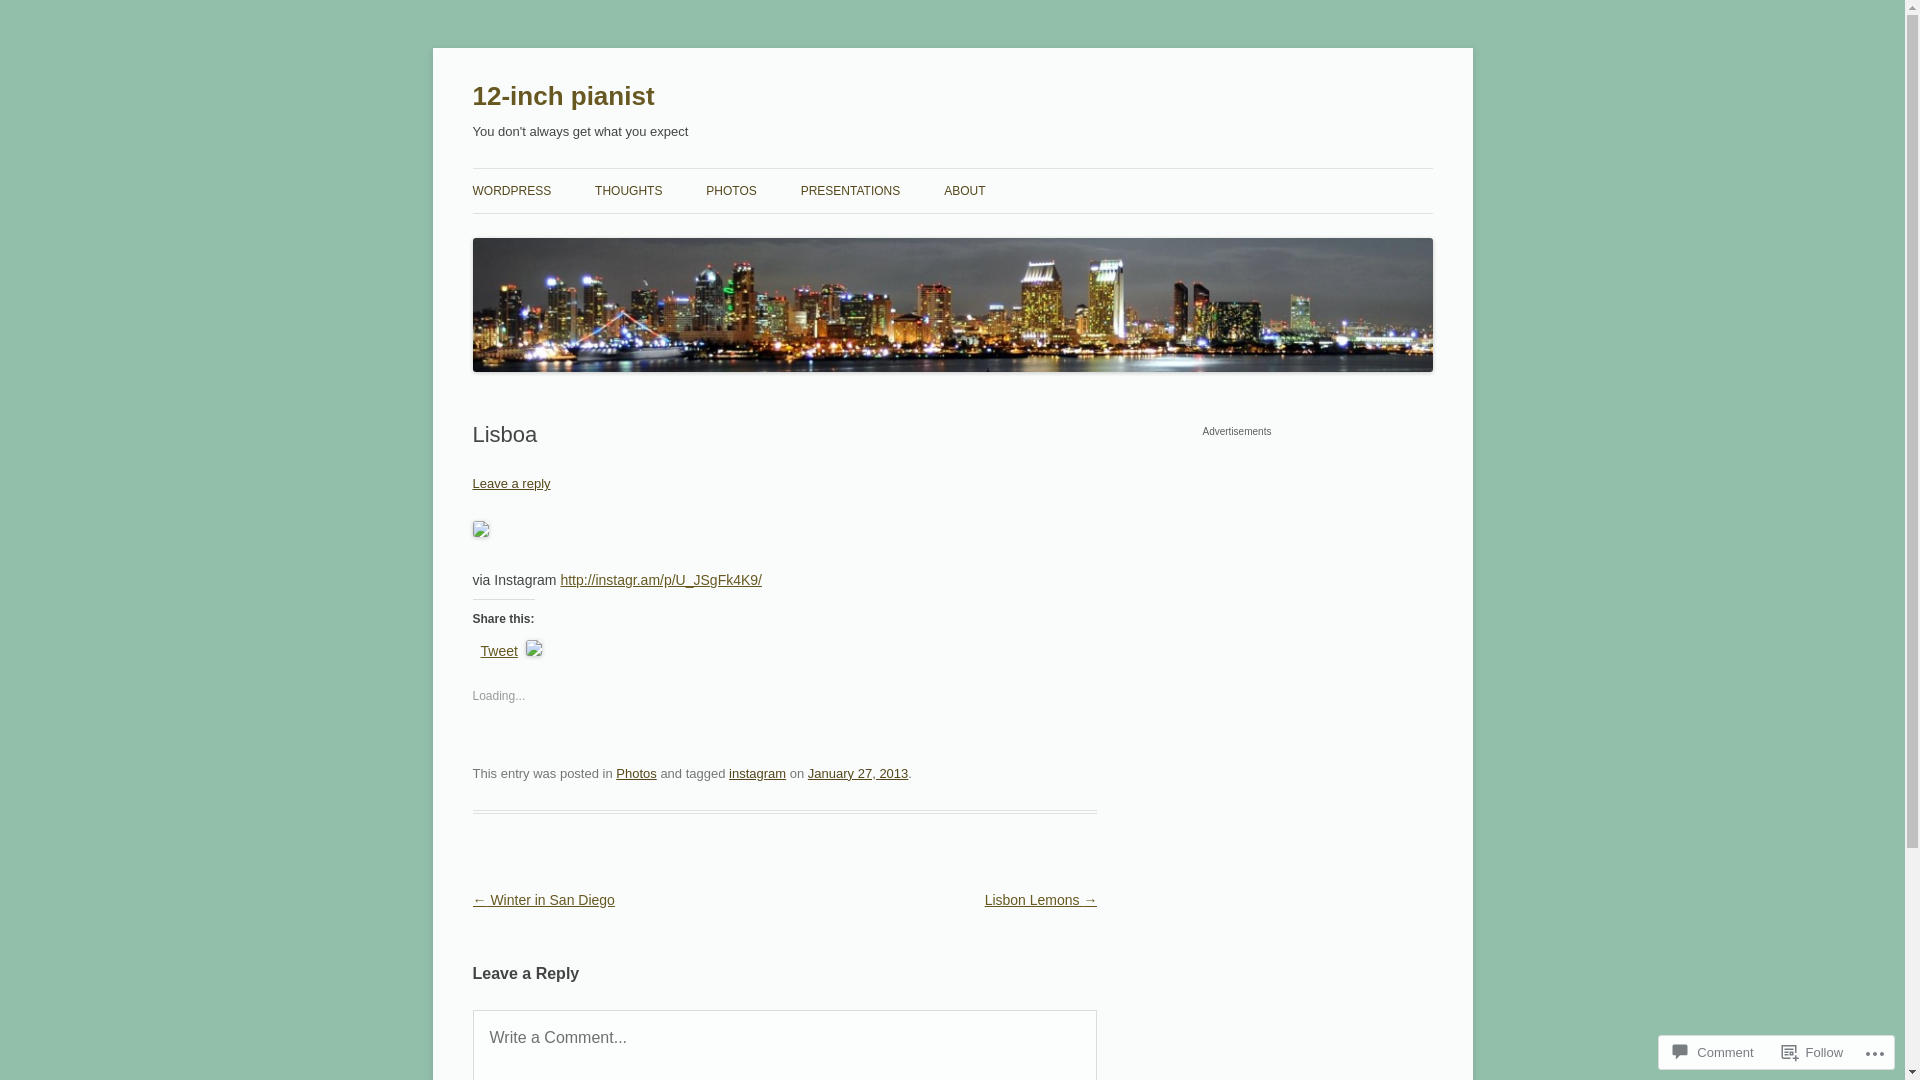 The image size is (1920, 1080). What do you see at coordinates (807, 772) in the screenshot?
I see `'January 27, 2013'` at bounding box center [807, 772].